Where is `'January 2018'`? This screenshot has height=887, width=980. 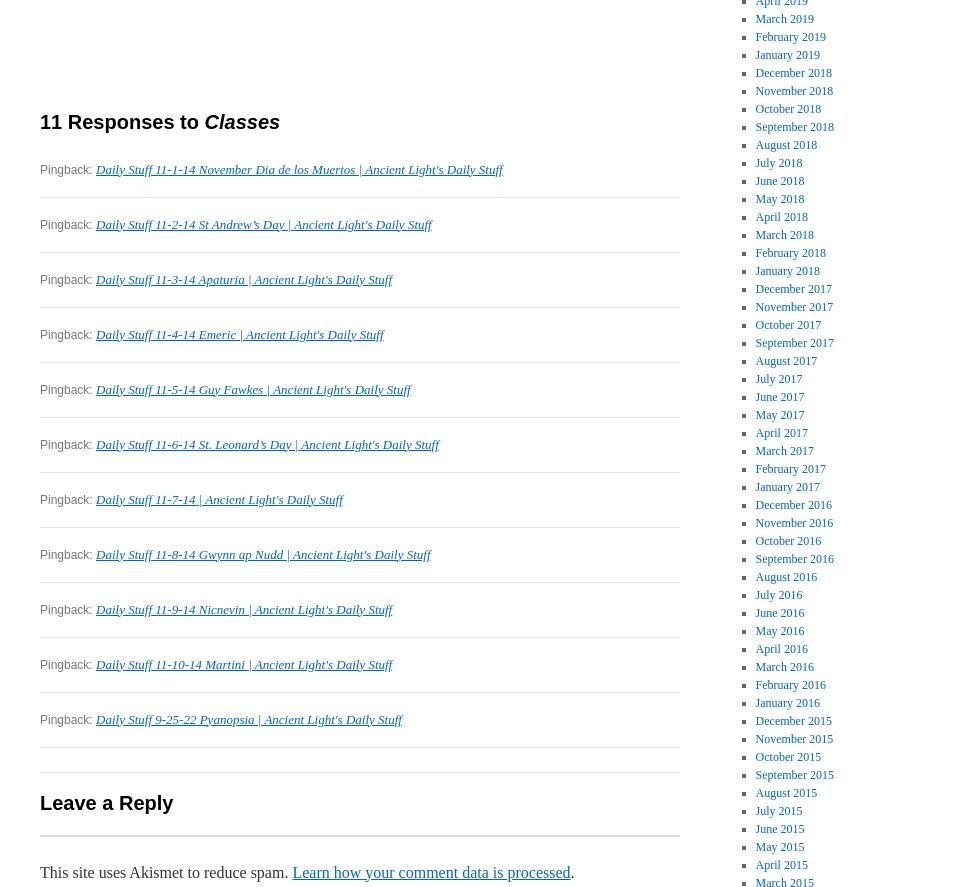 'January 2018' is located at coordinates (754, 269).